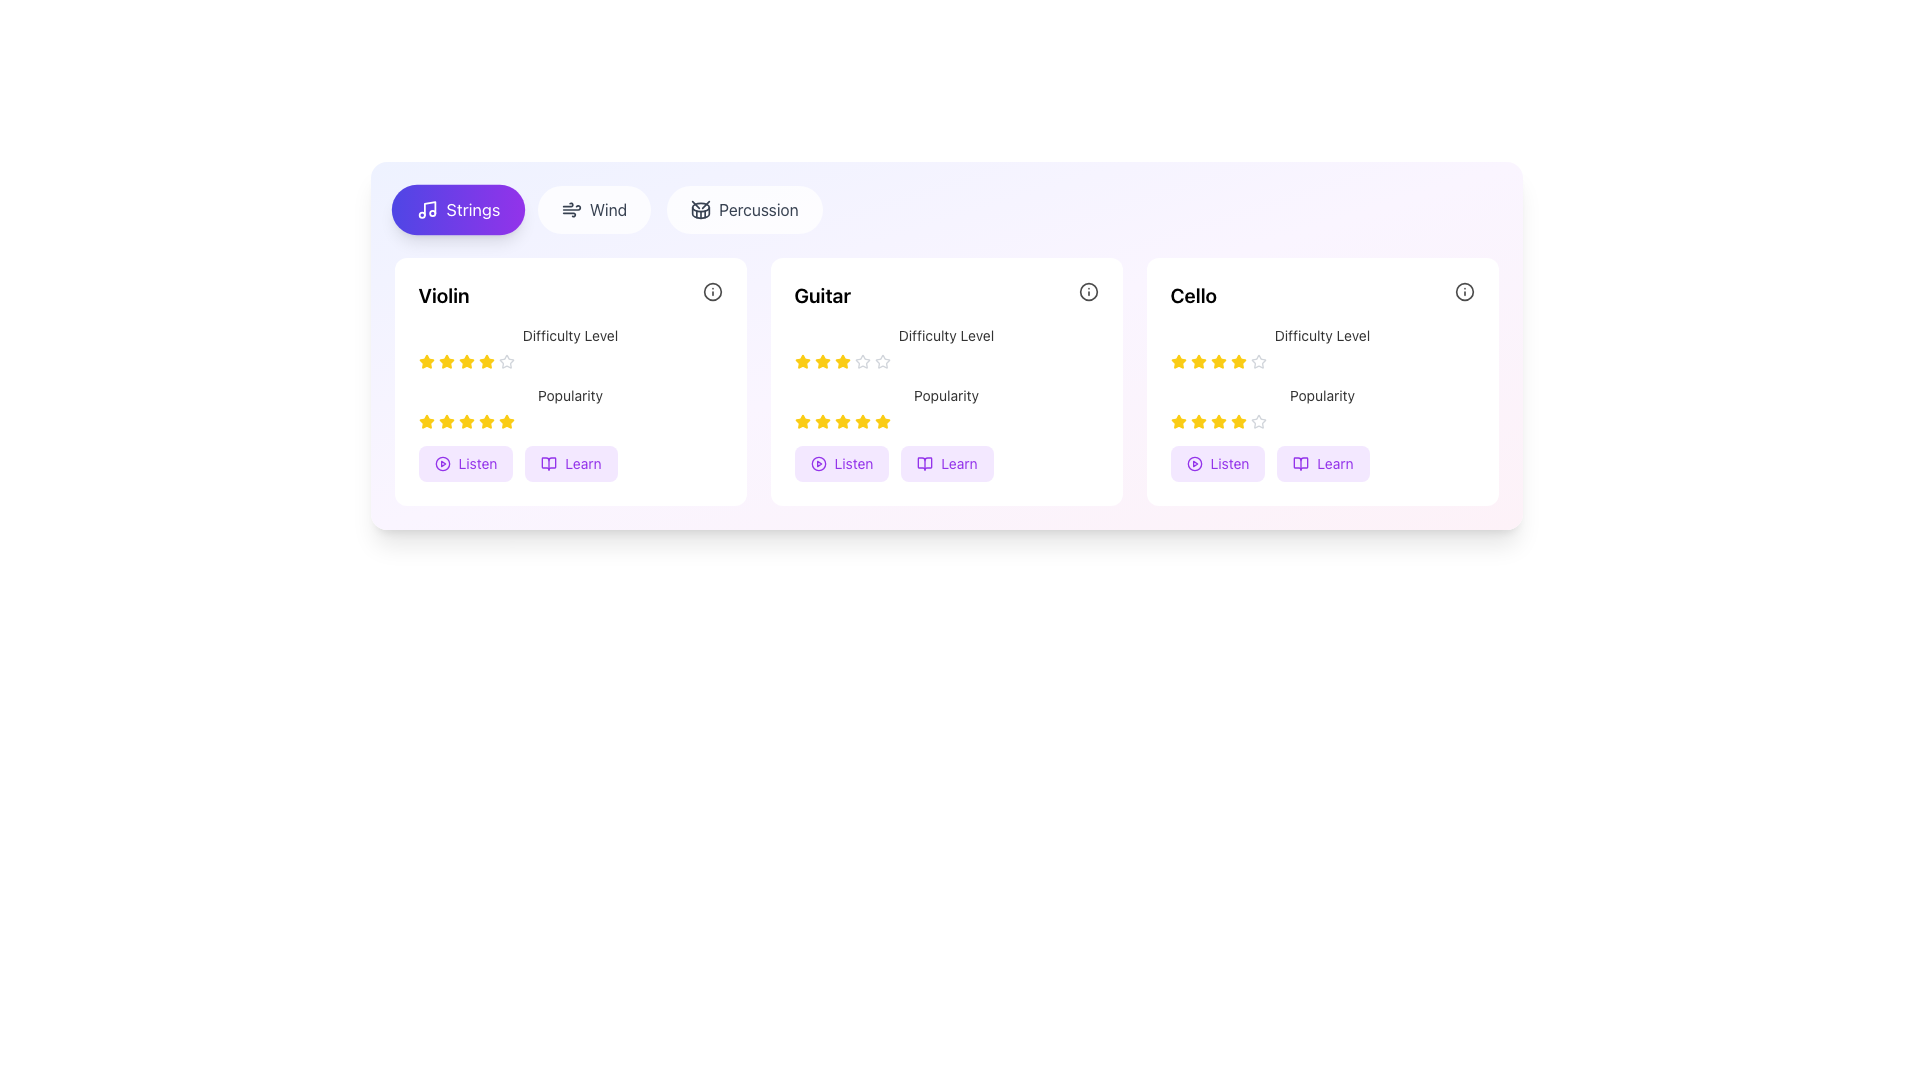 The width and height of the screenshot is (1920, 1080). I want to click on Rating component, which consists of five stars indicating a popularity rating, with the first four stars filled in yellow and the fifth outlined in gray, located directly beneath the 'Popularity' text in the 'Cello' box, so click(1322, 420).